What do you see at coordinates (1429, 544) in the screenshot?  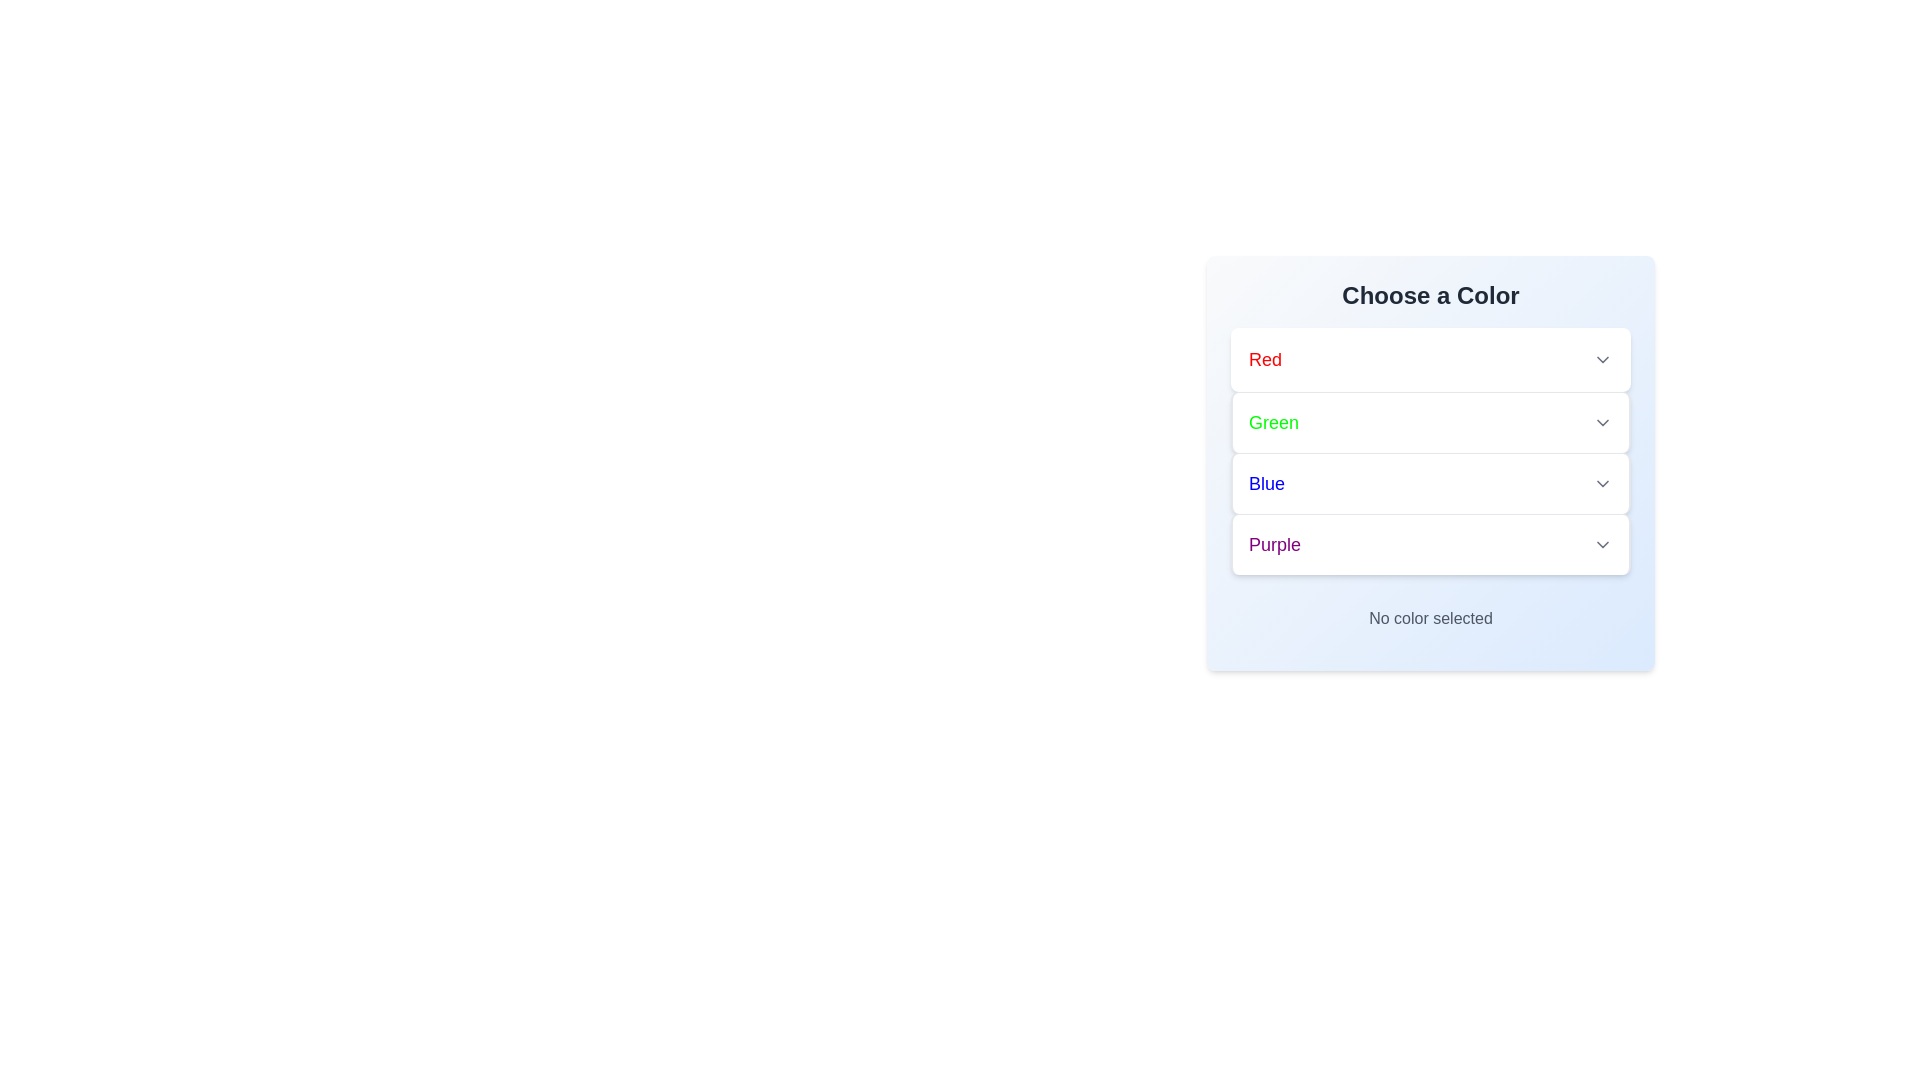 I see `the color Purple to select it` at bounding box center [1429, 544].